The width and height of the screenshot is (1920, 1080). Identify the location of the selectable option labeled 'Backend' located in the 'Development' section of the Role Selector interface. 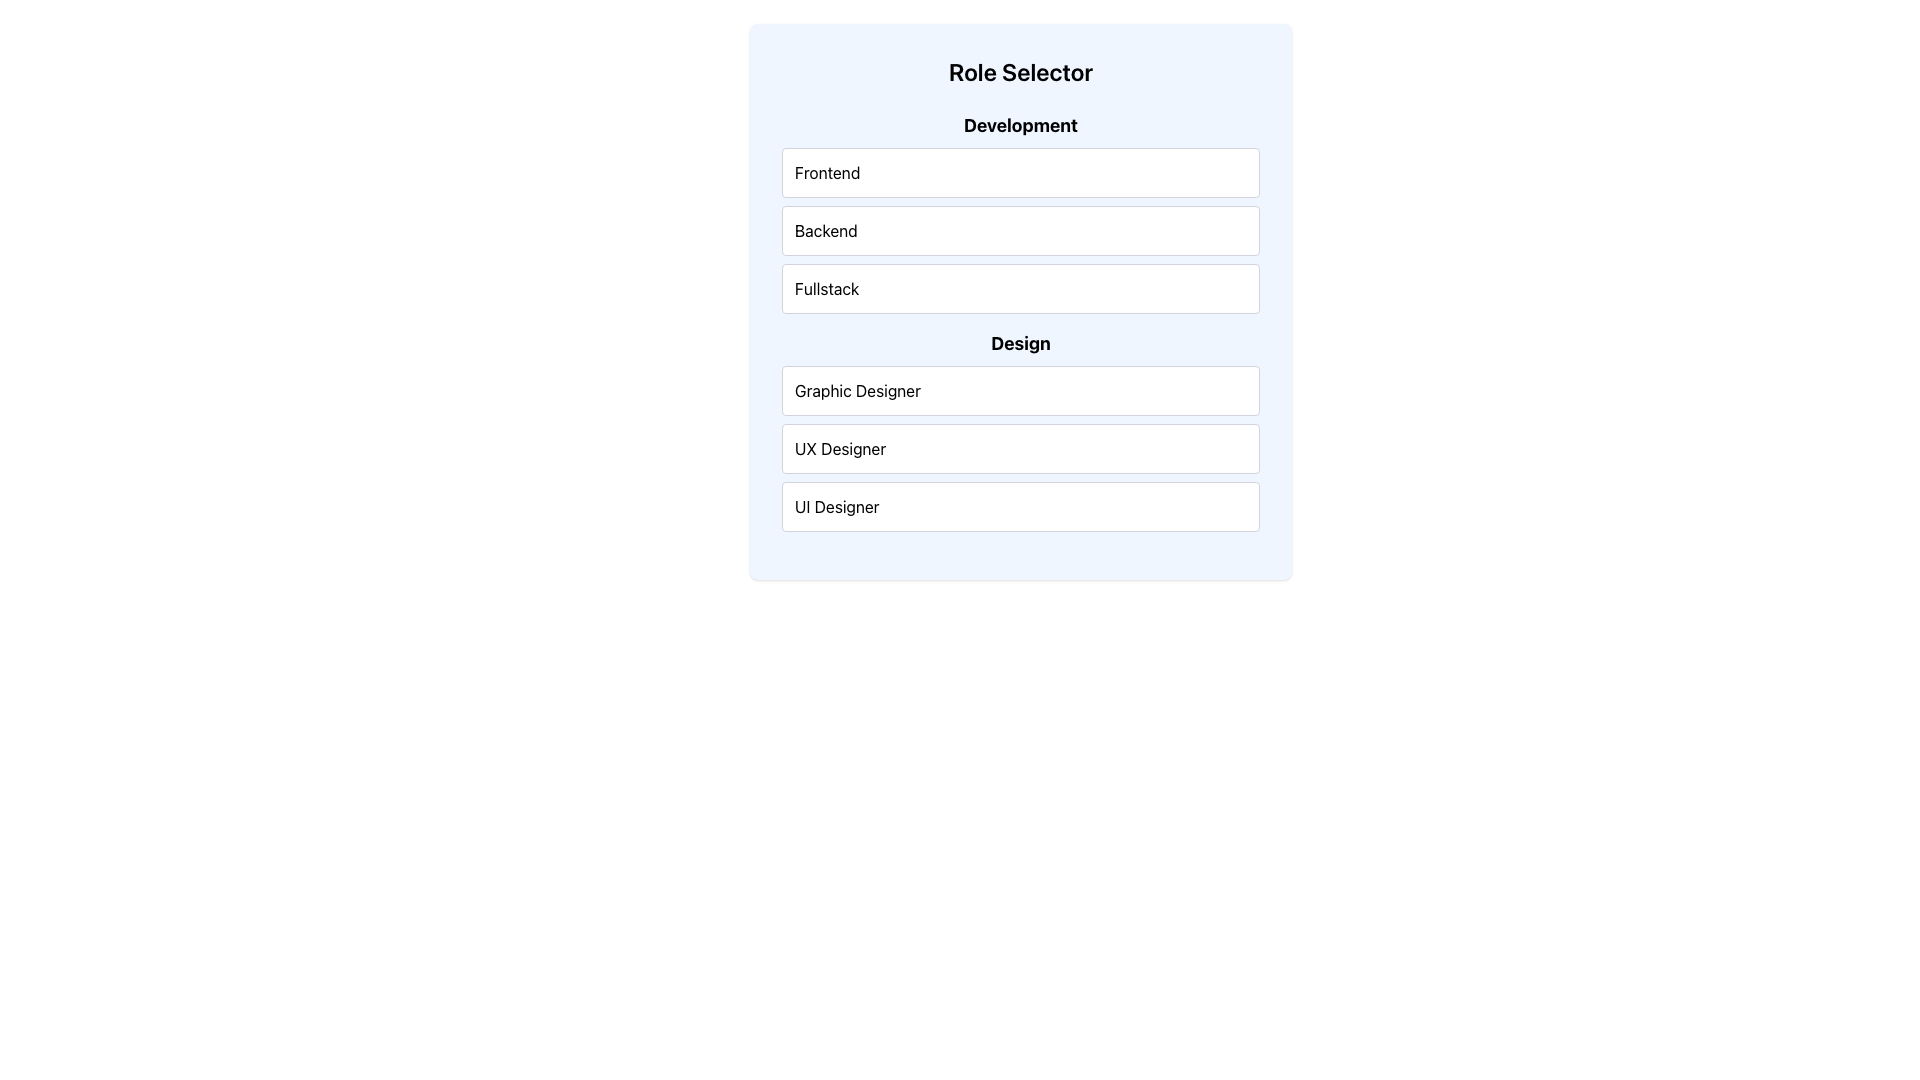
(1021, 212).